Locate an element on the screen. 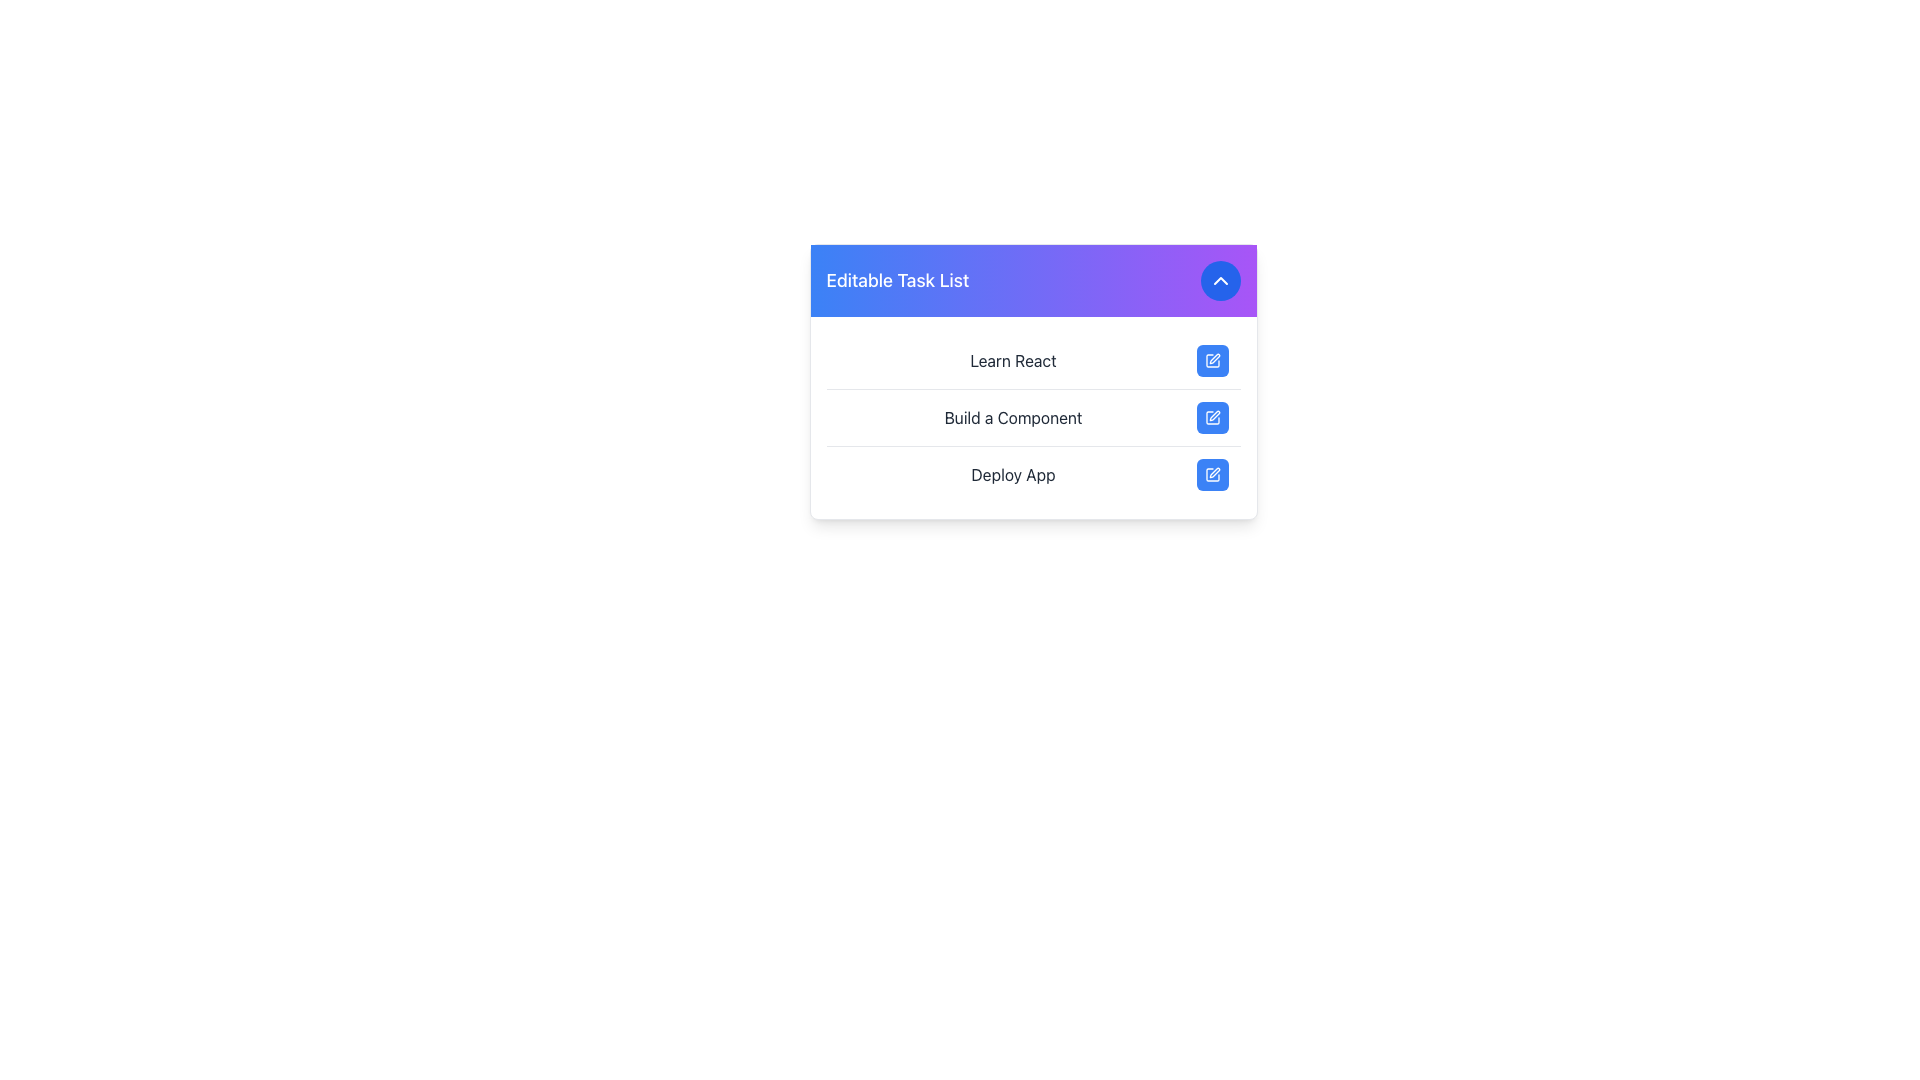  the Chevron-Up icon located at the top-right corner of the 'Editable Task List' card is located at coordinates (1219, 281).